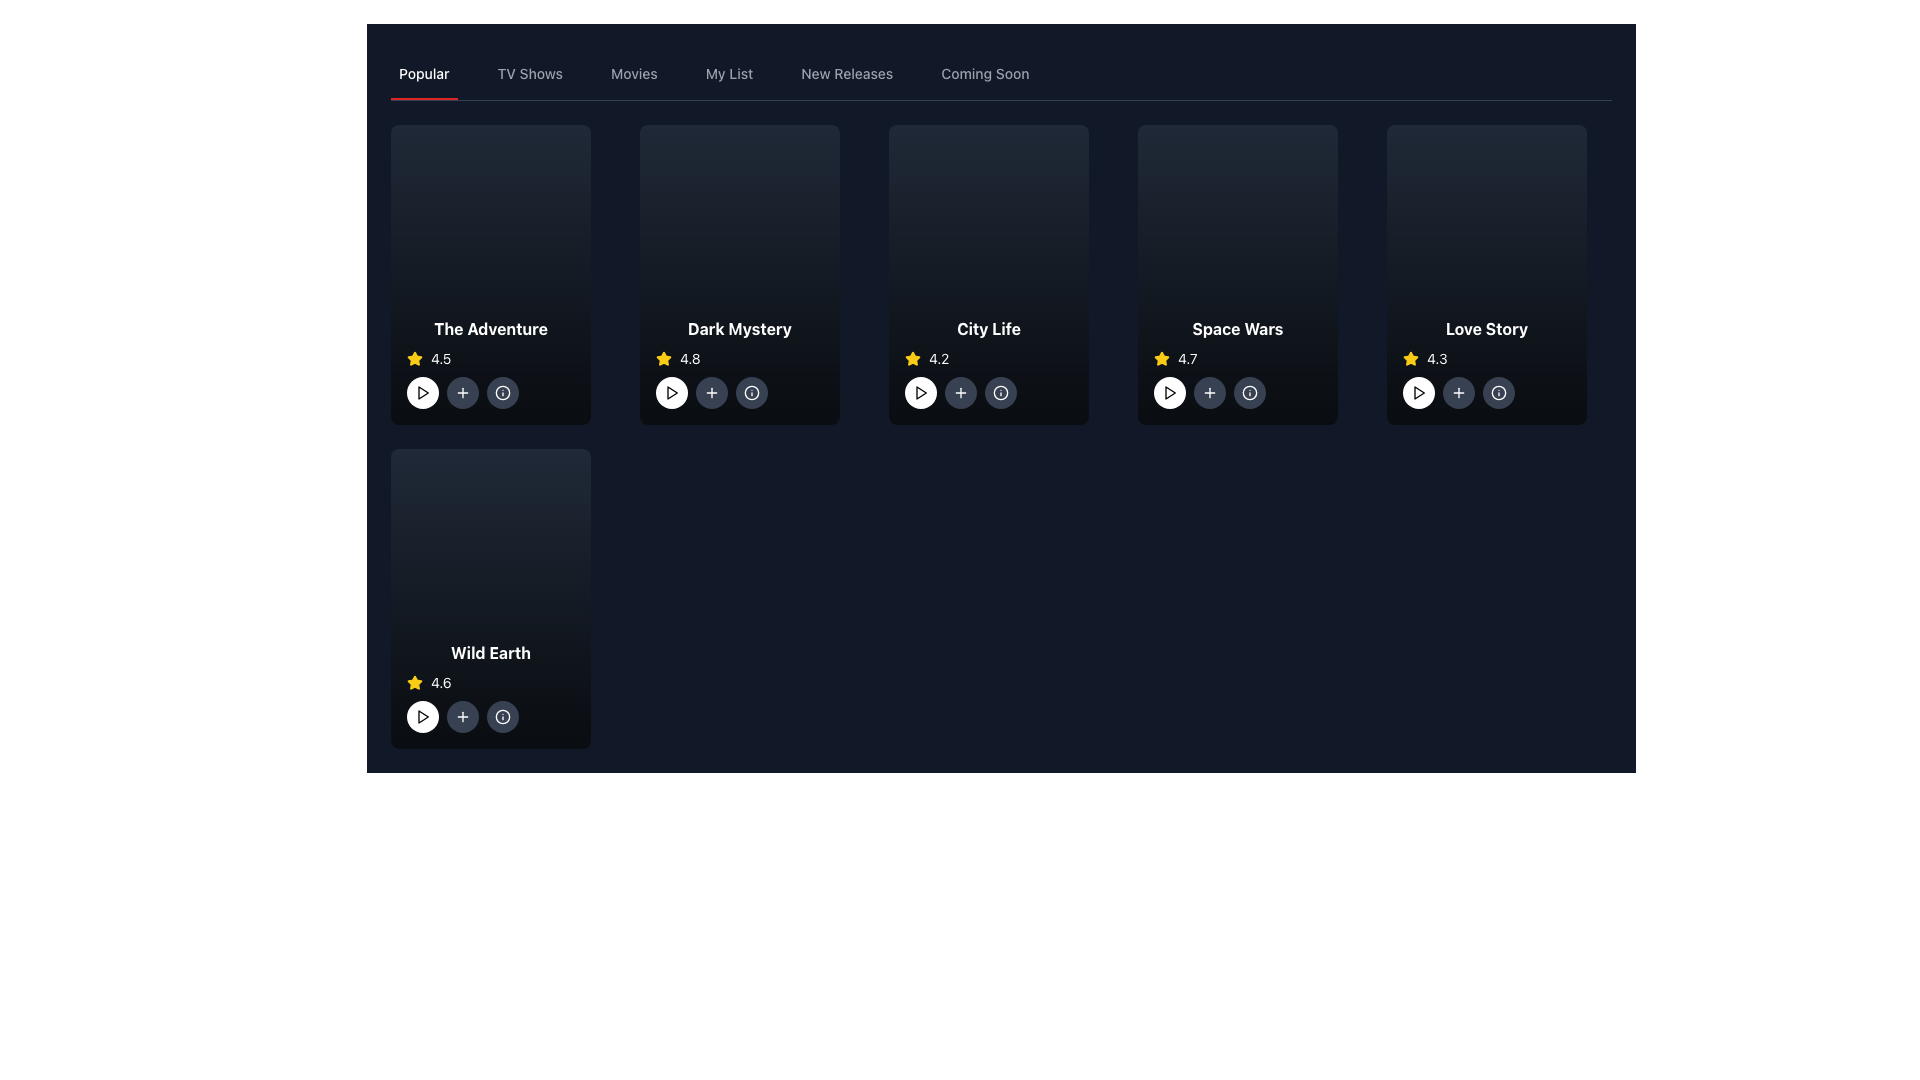  What do you see at coordinates (1170, 393) in the screenshot?
I see `the play icon within the circular button at the bottom-left corner of the 'Space Wars' card to initiate video playback` at bounding box center [1170, 393].